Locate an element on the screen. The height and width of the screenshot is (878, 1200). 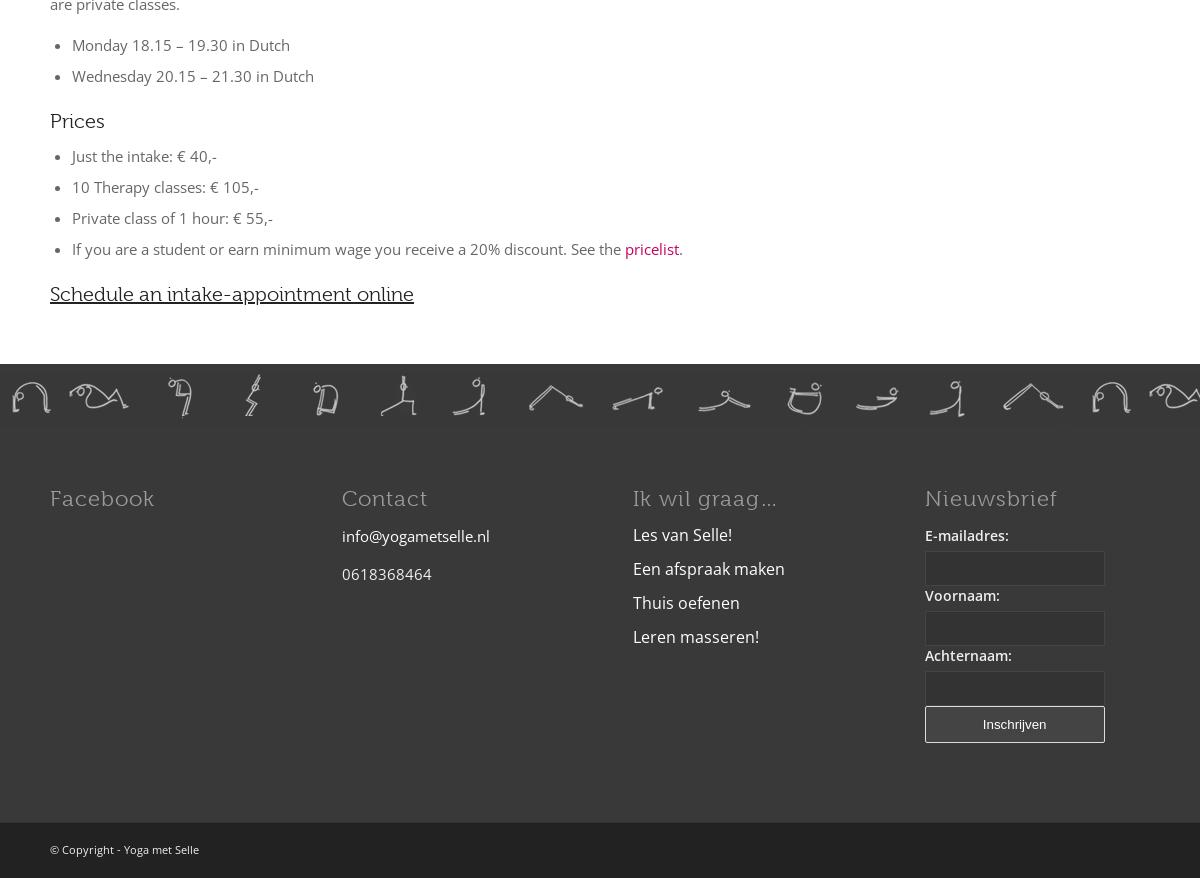
'Facebook' is located at coordinates (102, 498).